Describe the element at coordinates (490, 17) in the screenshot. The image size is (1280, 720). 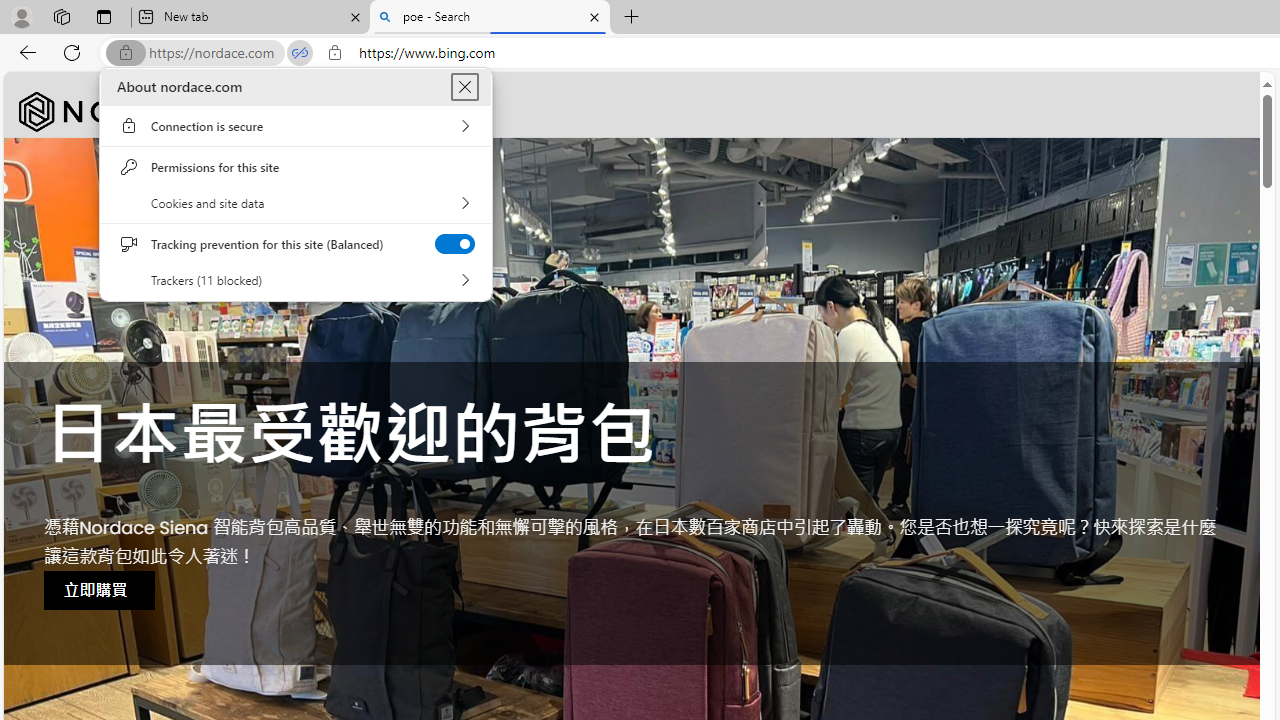
I see `'poe - Search'` at that location.